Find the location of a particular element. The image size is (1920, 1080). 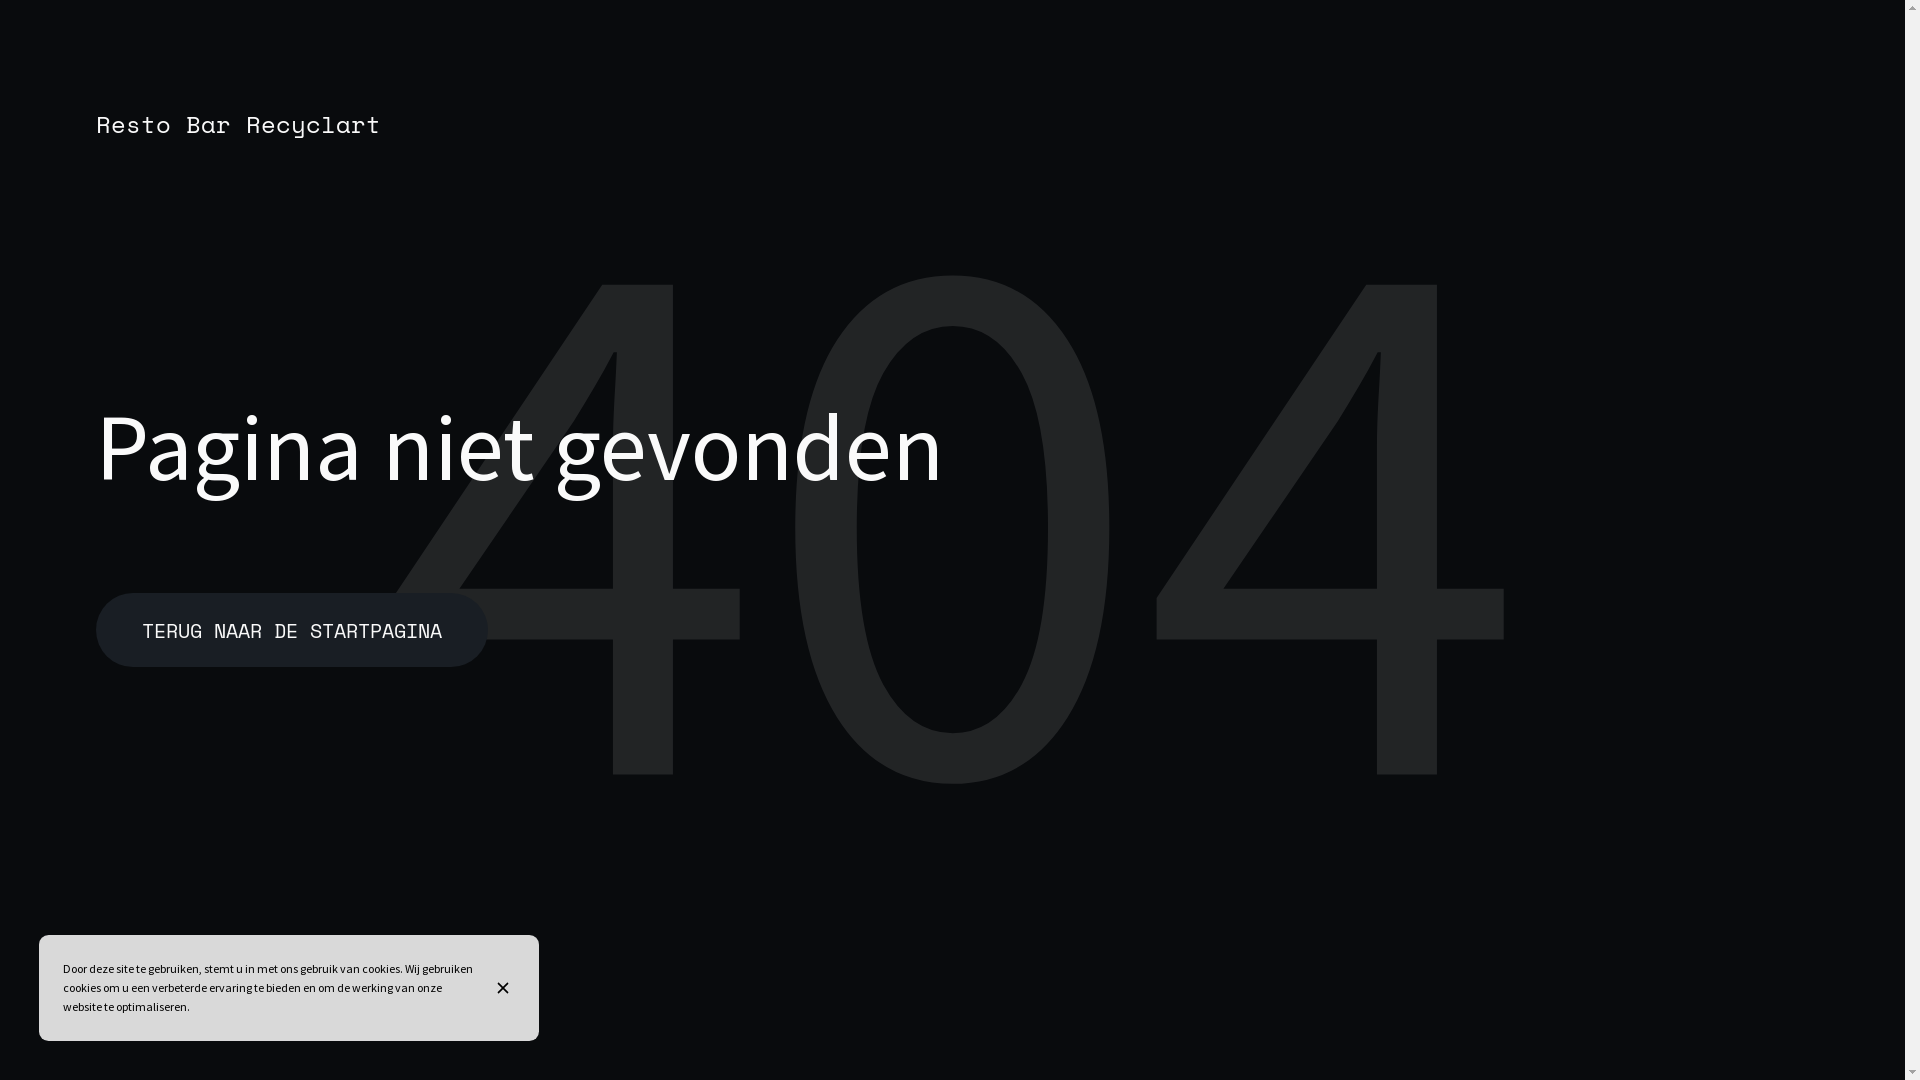

'Sluit de banner met cookie-informatie' is located at coordinates (505, 986).